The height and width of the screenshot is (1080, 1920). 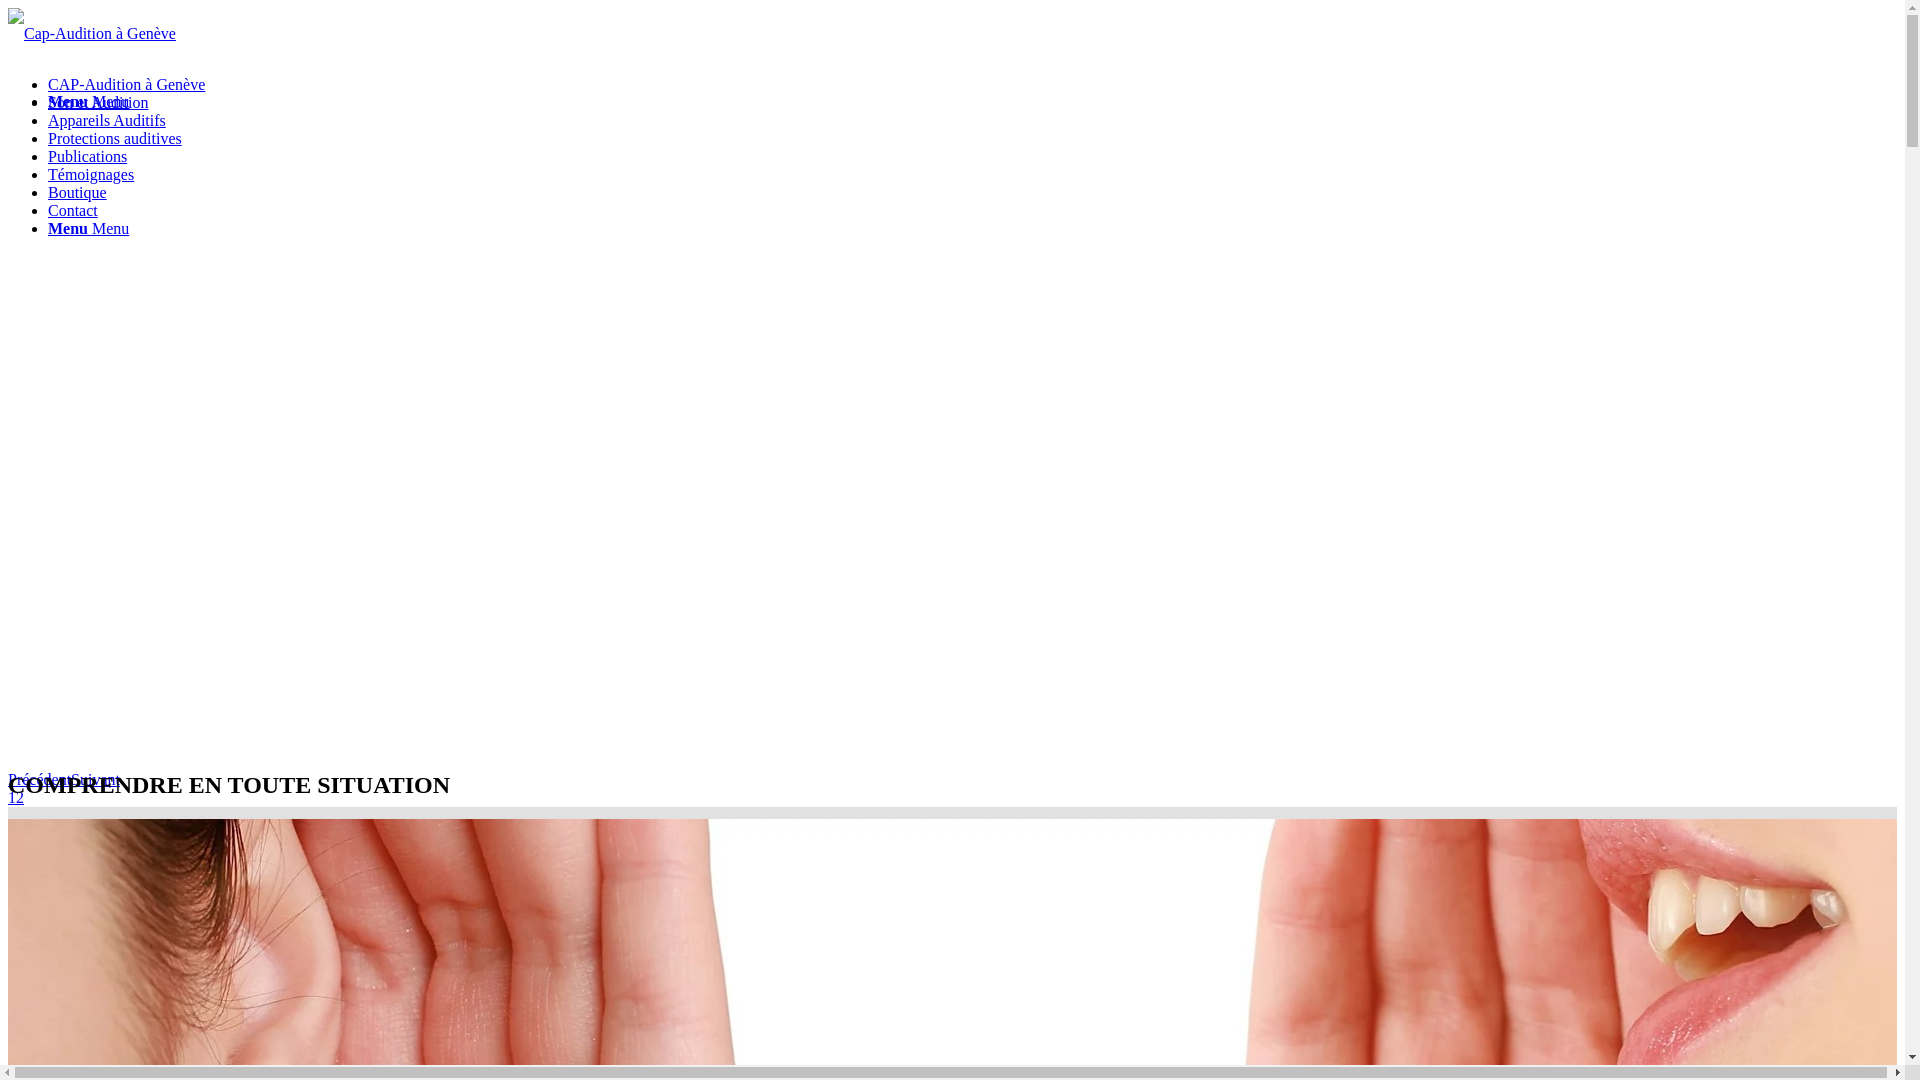 What do you see at coordinates (96, 102) in the screenshot?
I see `'Son et Audition'` at bounding box center [96, 102].